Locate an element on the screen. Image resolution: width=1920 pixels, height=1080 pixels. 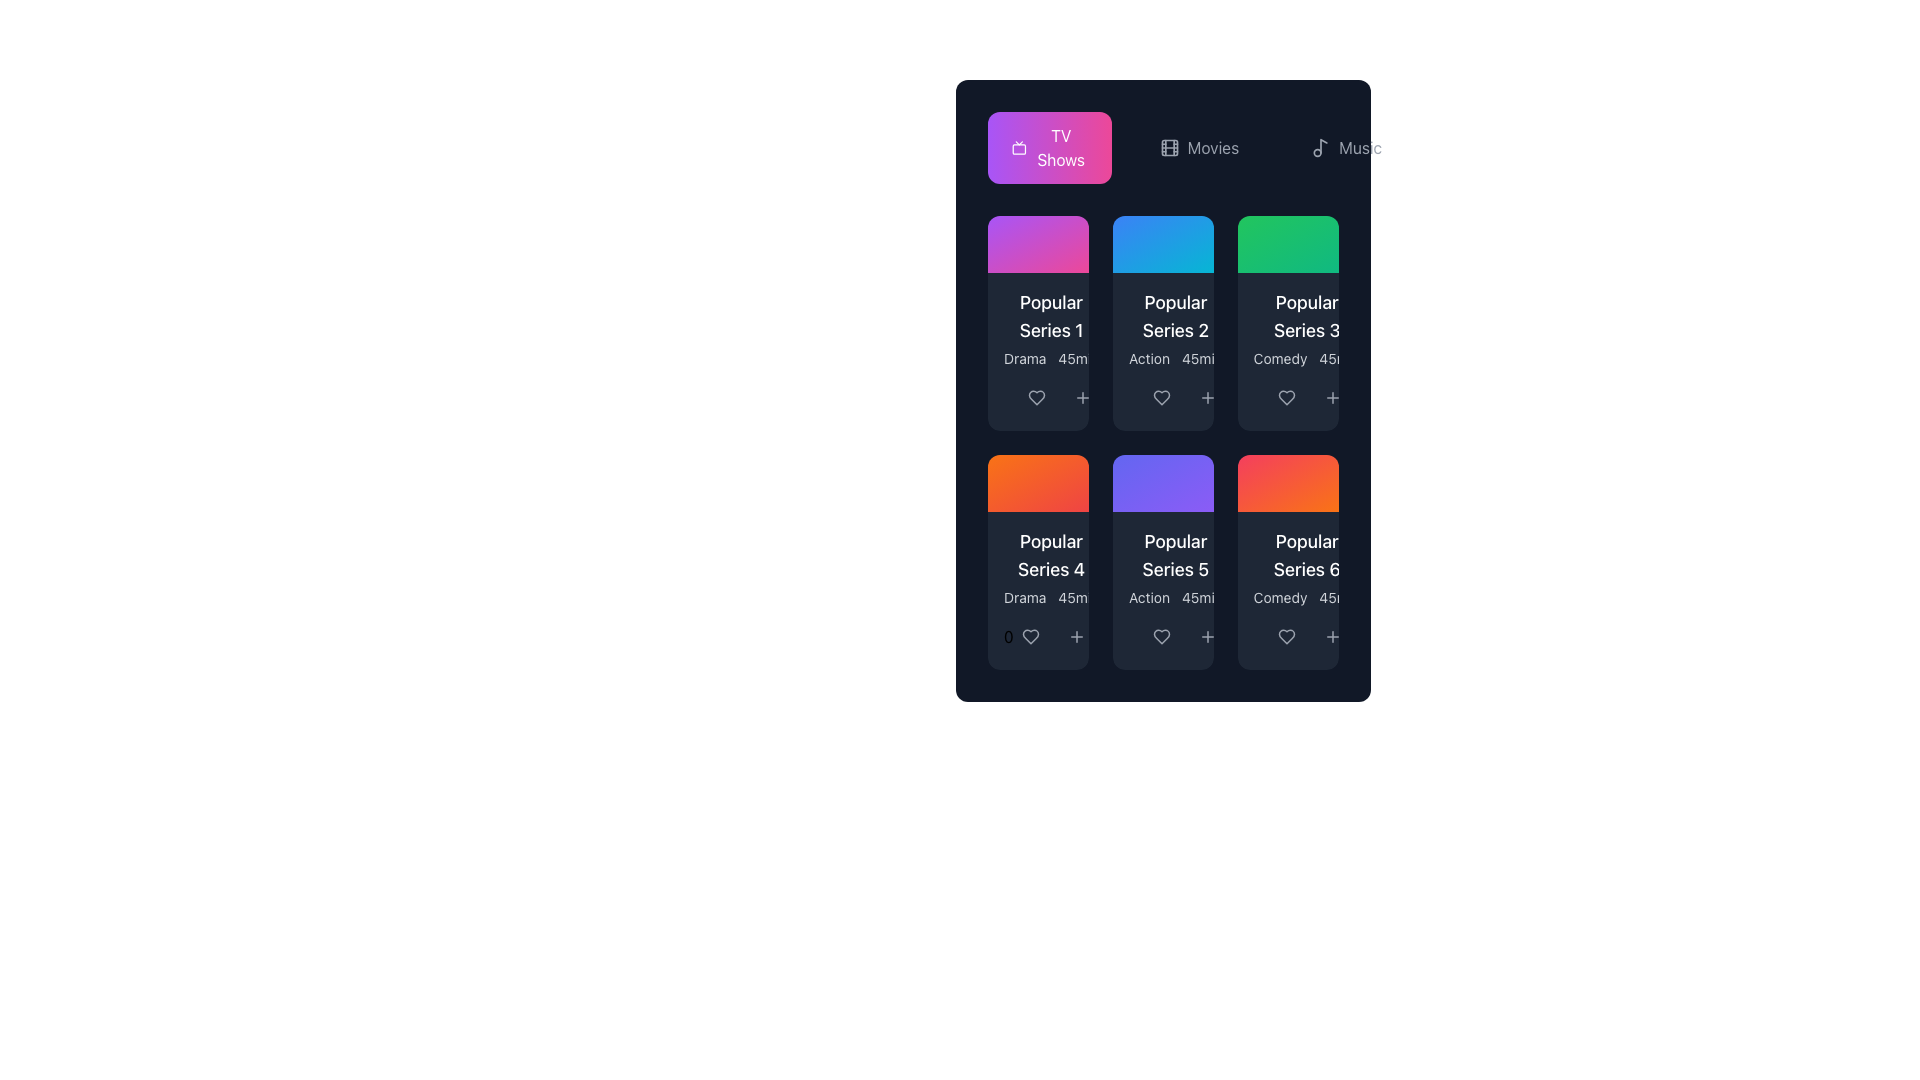
the small TV icon with a purple gradient background, which is part of the 'TV Shows' button located at the top-left corner of the interface is located at coordinates (1019, 146).